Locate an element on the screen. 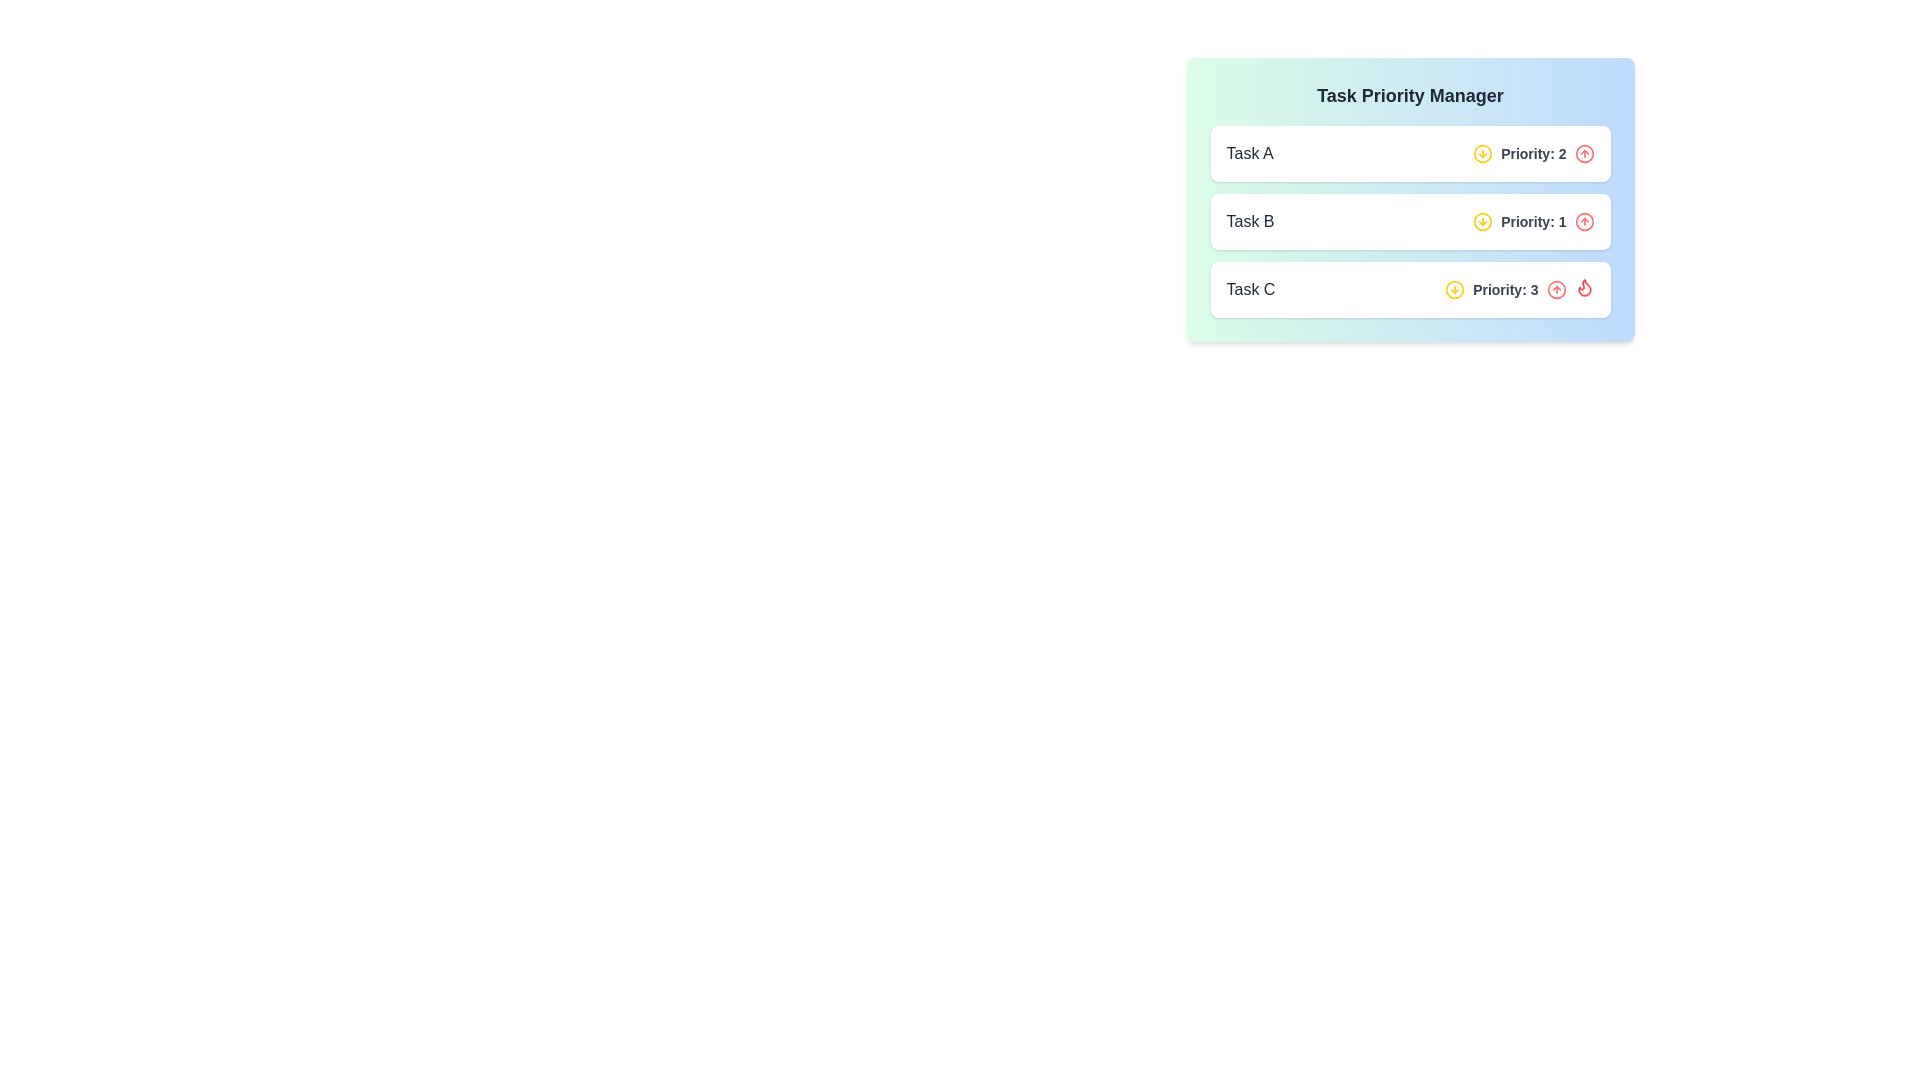 The width and height of the screenshot is (1920, 1080). the flame icon in the 'Task Priority Manager' interface, which is located towards the right end of the row corresponding to 'Task C' is located at coordinates (1583, 288).